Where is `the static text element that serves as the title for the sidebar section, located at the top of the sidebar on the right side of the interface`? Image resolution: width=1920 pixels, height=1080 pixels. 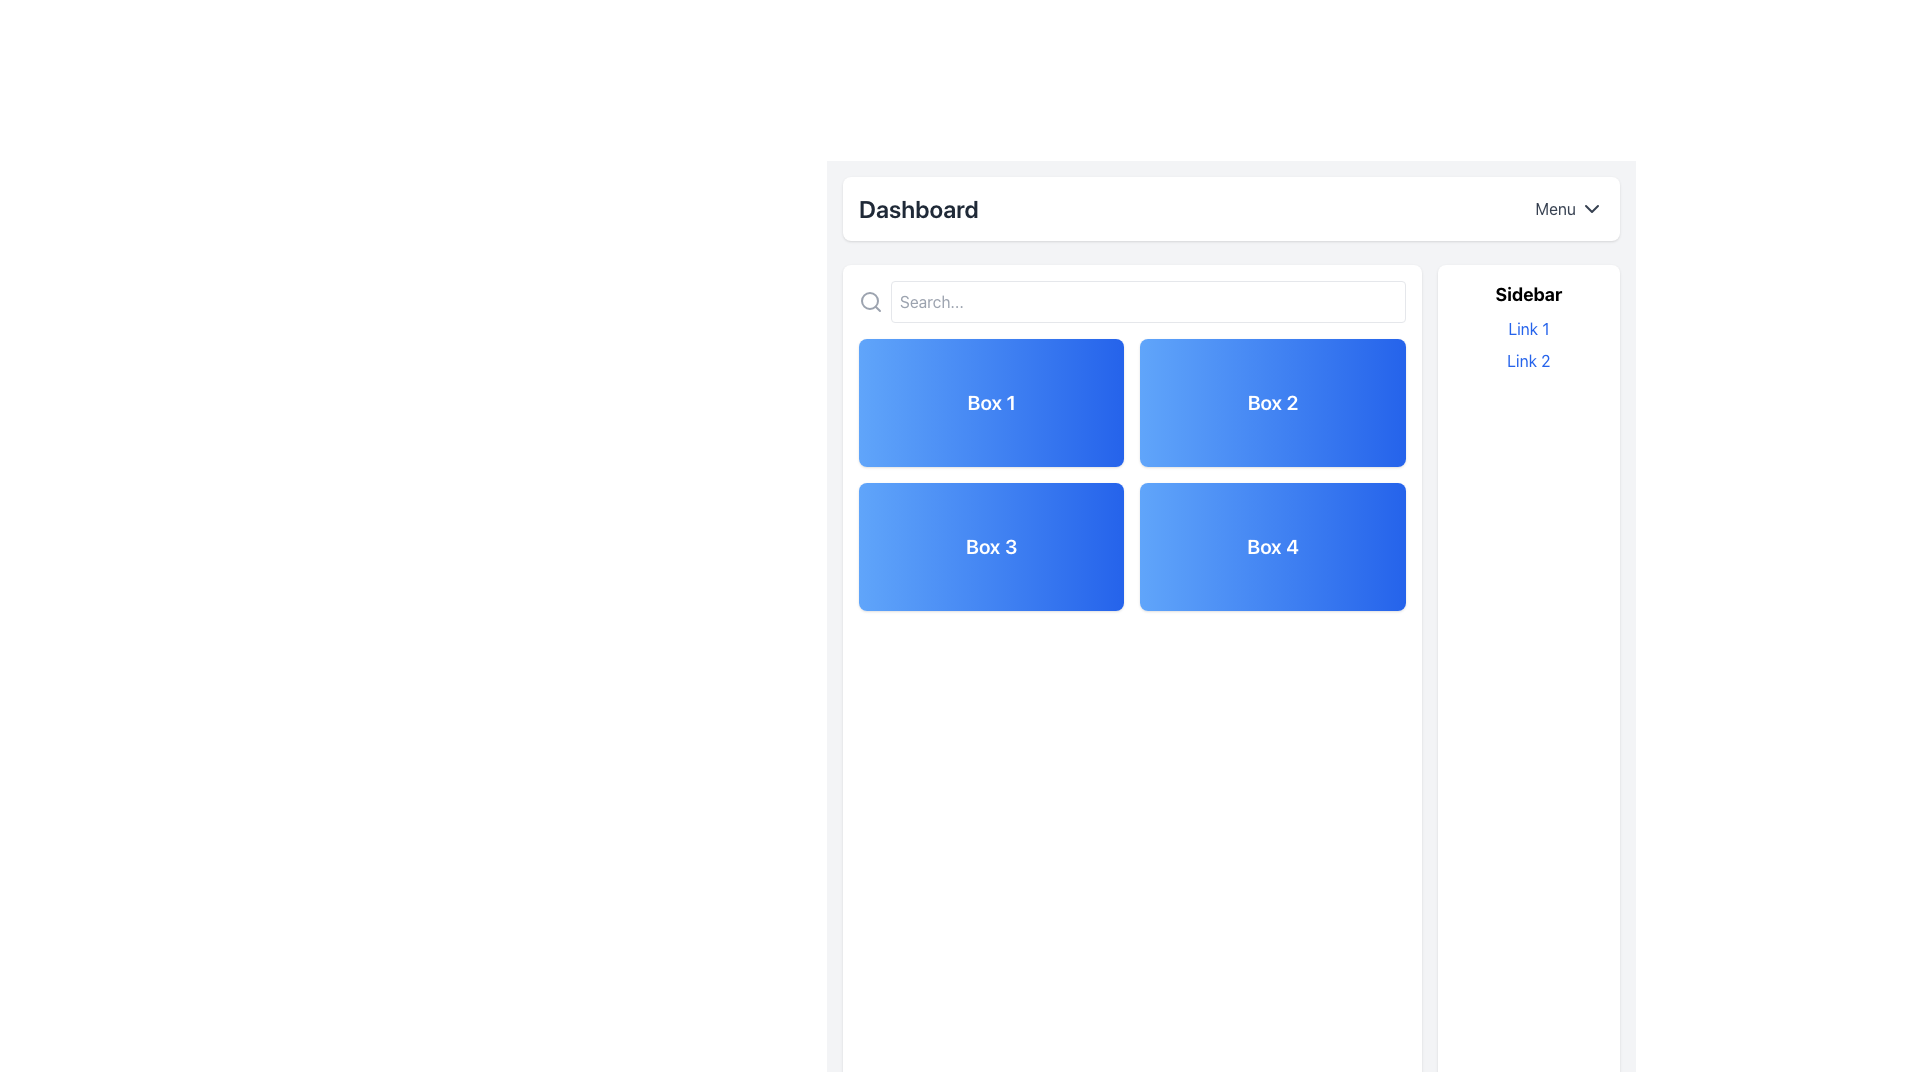
the static text element that serves as the title for the sidebar section, located at the top of the sidebar on the right side of the interface is located at coordinates (1527, 294).